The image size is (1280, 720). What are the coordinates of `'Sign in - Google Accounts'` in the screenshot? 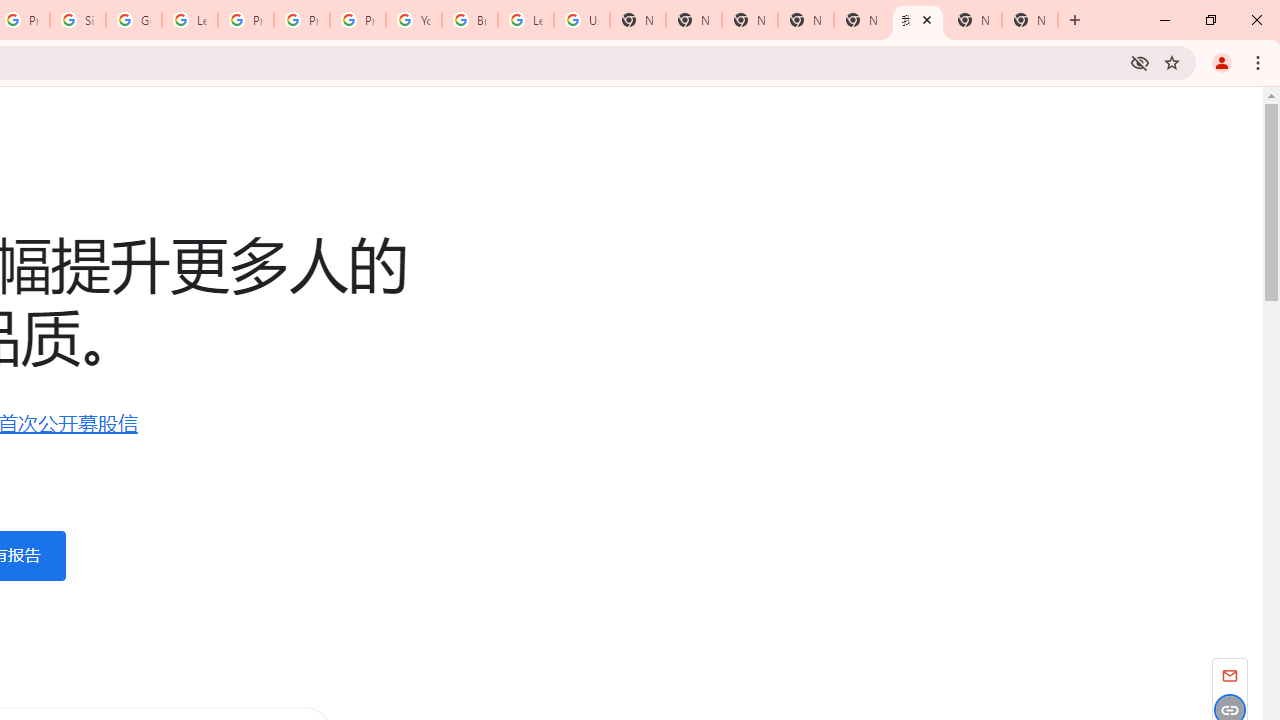 It's located at (78, 20).